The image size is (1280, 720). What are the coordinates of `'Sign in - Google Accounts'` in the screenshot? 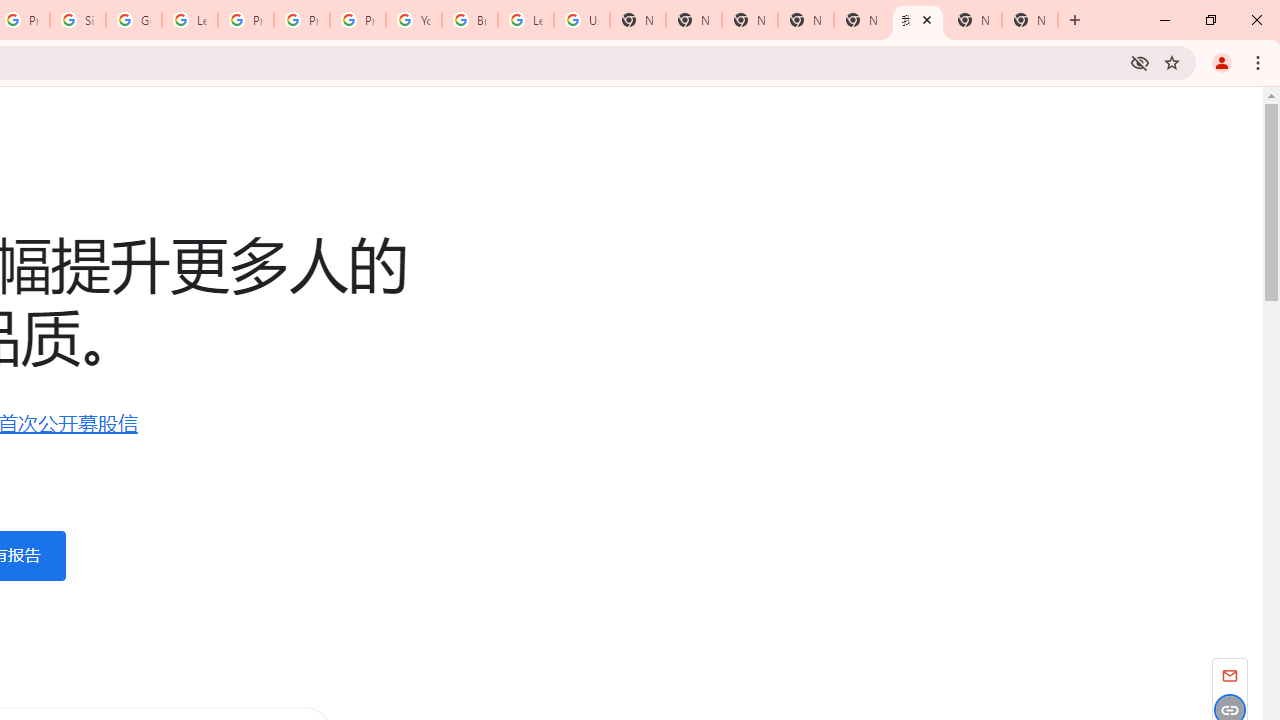 It's located at (78, 20).